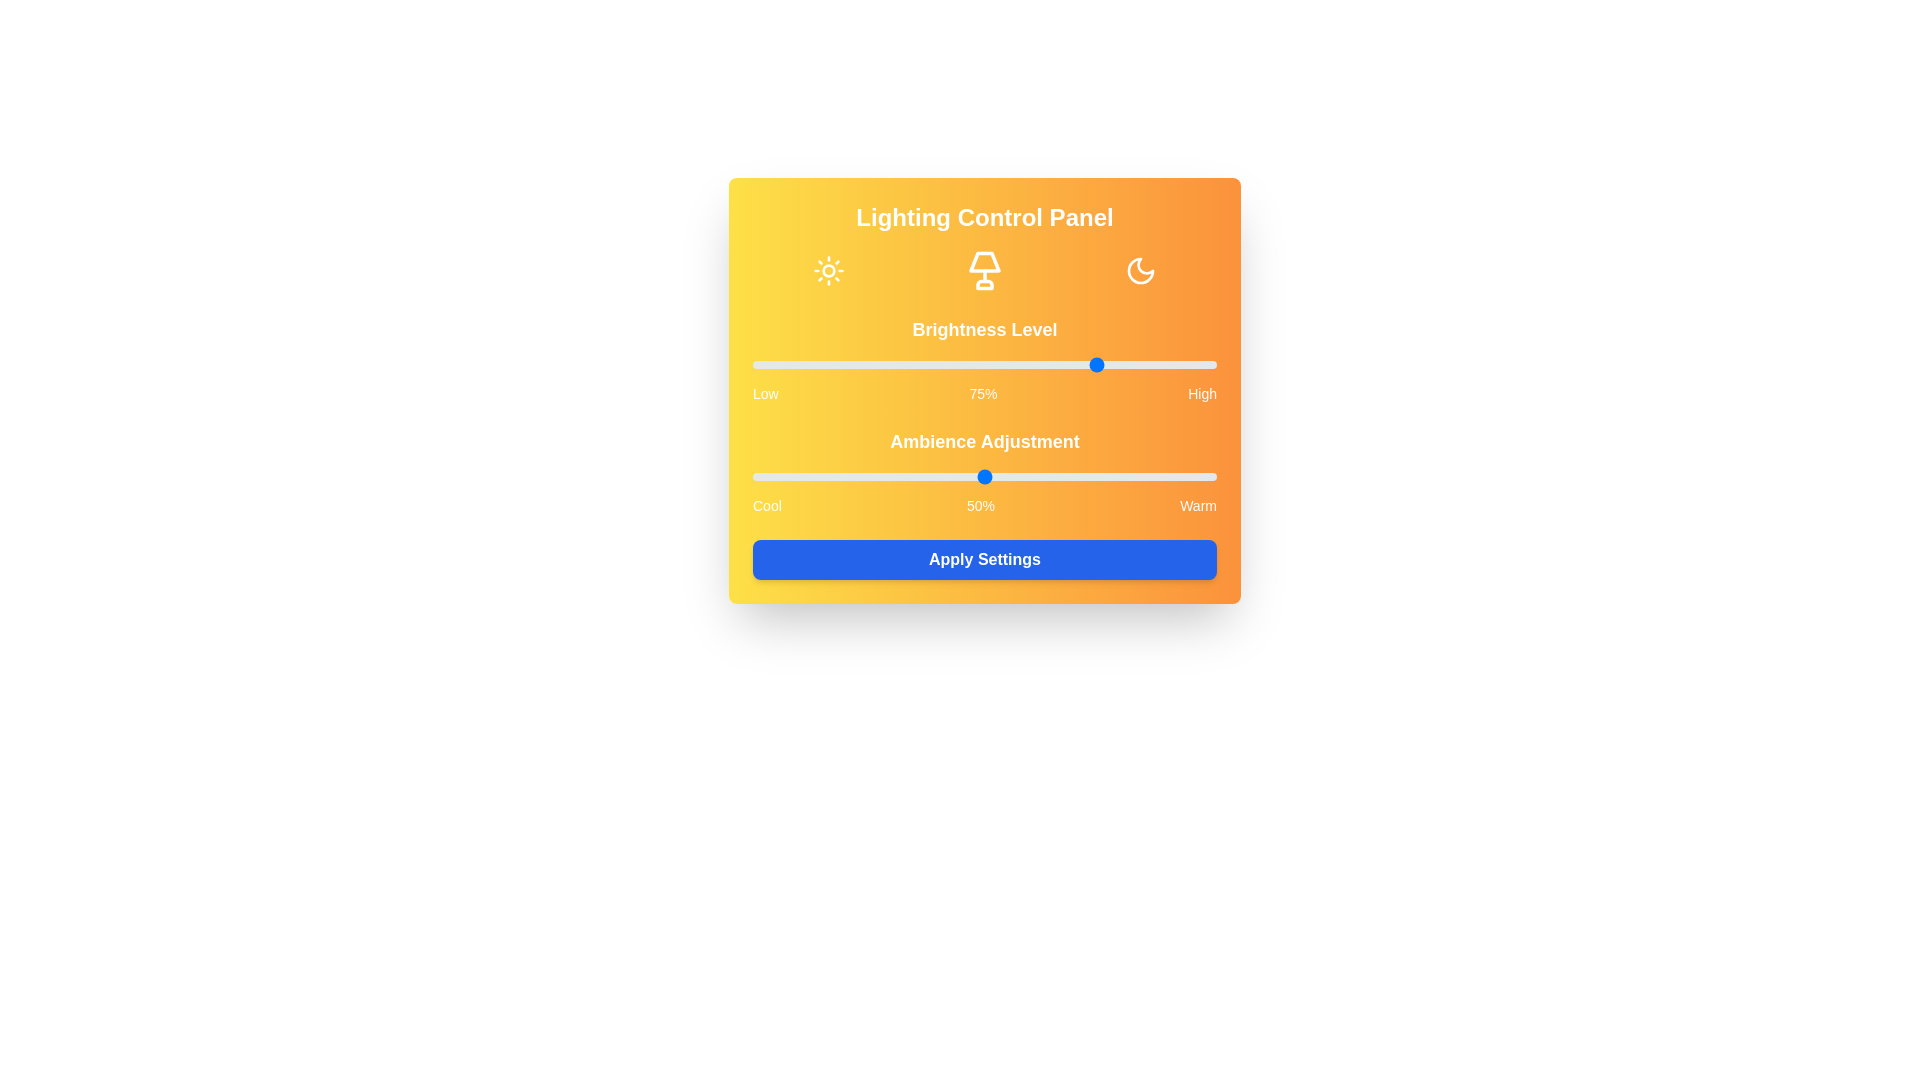 Image resolution: width=1920 pixels, height=1080 pixels. What do you see at coordinates (984, 270) in the screenshot?
I see `the Lamp icon to interact with it` at bounding box center [984, 270].